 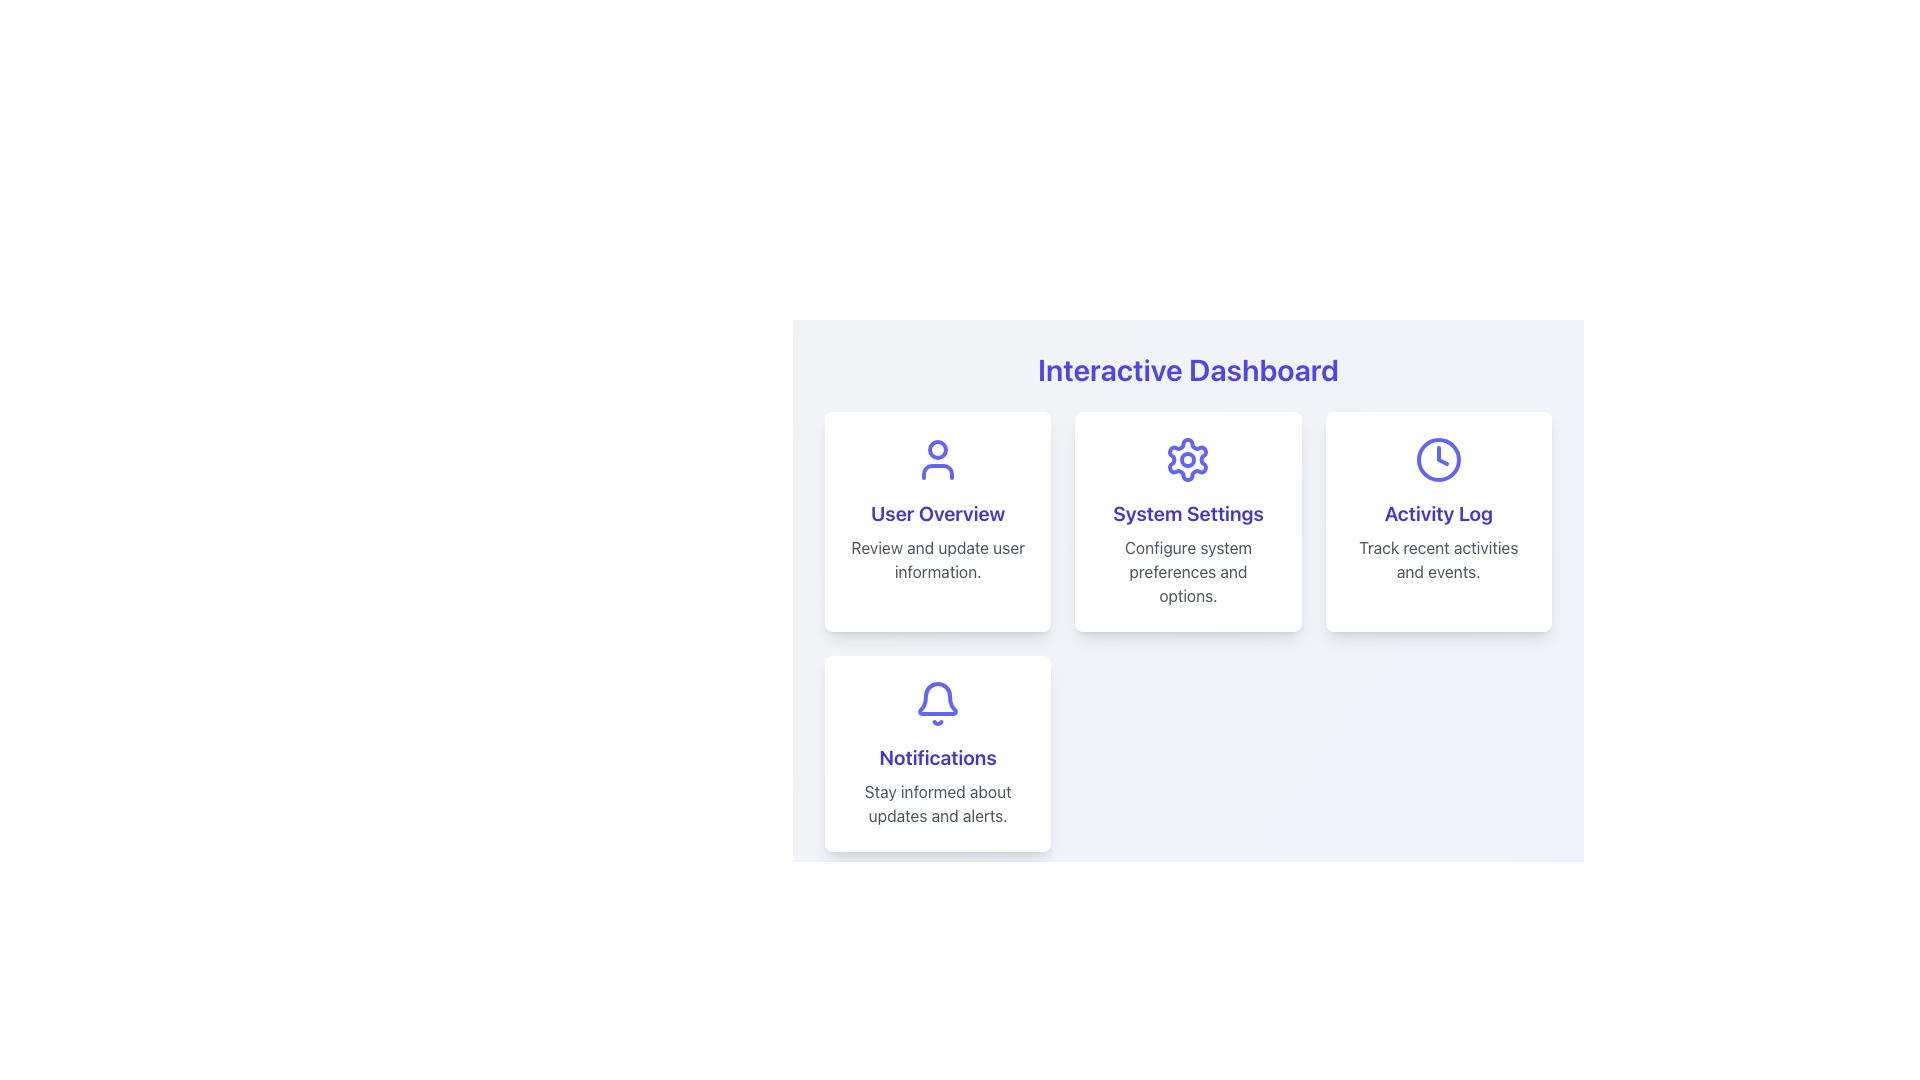 I want to click on the center card in the top row of the grid that provides access to system preferences and configurable options, so click(x=1188, y=520).